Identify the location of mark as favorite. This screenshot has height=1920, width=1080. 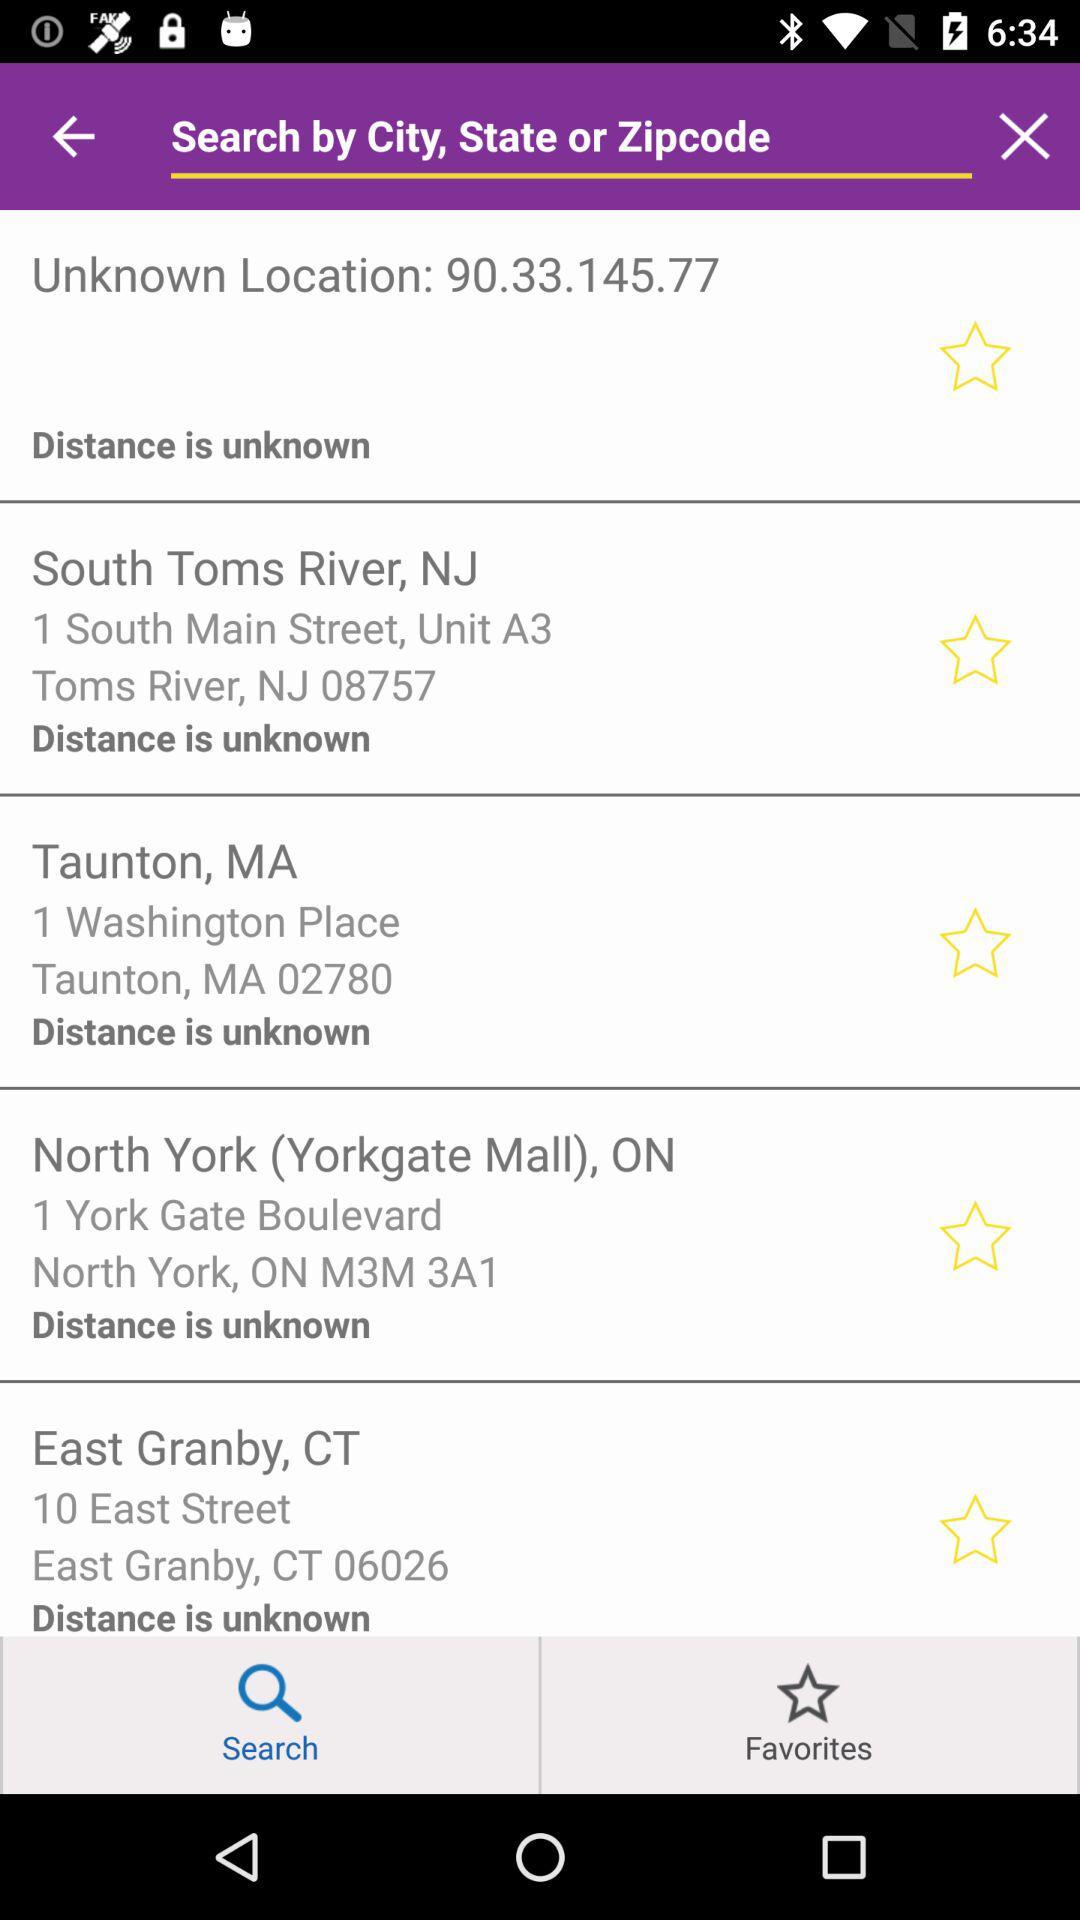
(973, 1233).